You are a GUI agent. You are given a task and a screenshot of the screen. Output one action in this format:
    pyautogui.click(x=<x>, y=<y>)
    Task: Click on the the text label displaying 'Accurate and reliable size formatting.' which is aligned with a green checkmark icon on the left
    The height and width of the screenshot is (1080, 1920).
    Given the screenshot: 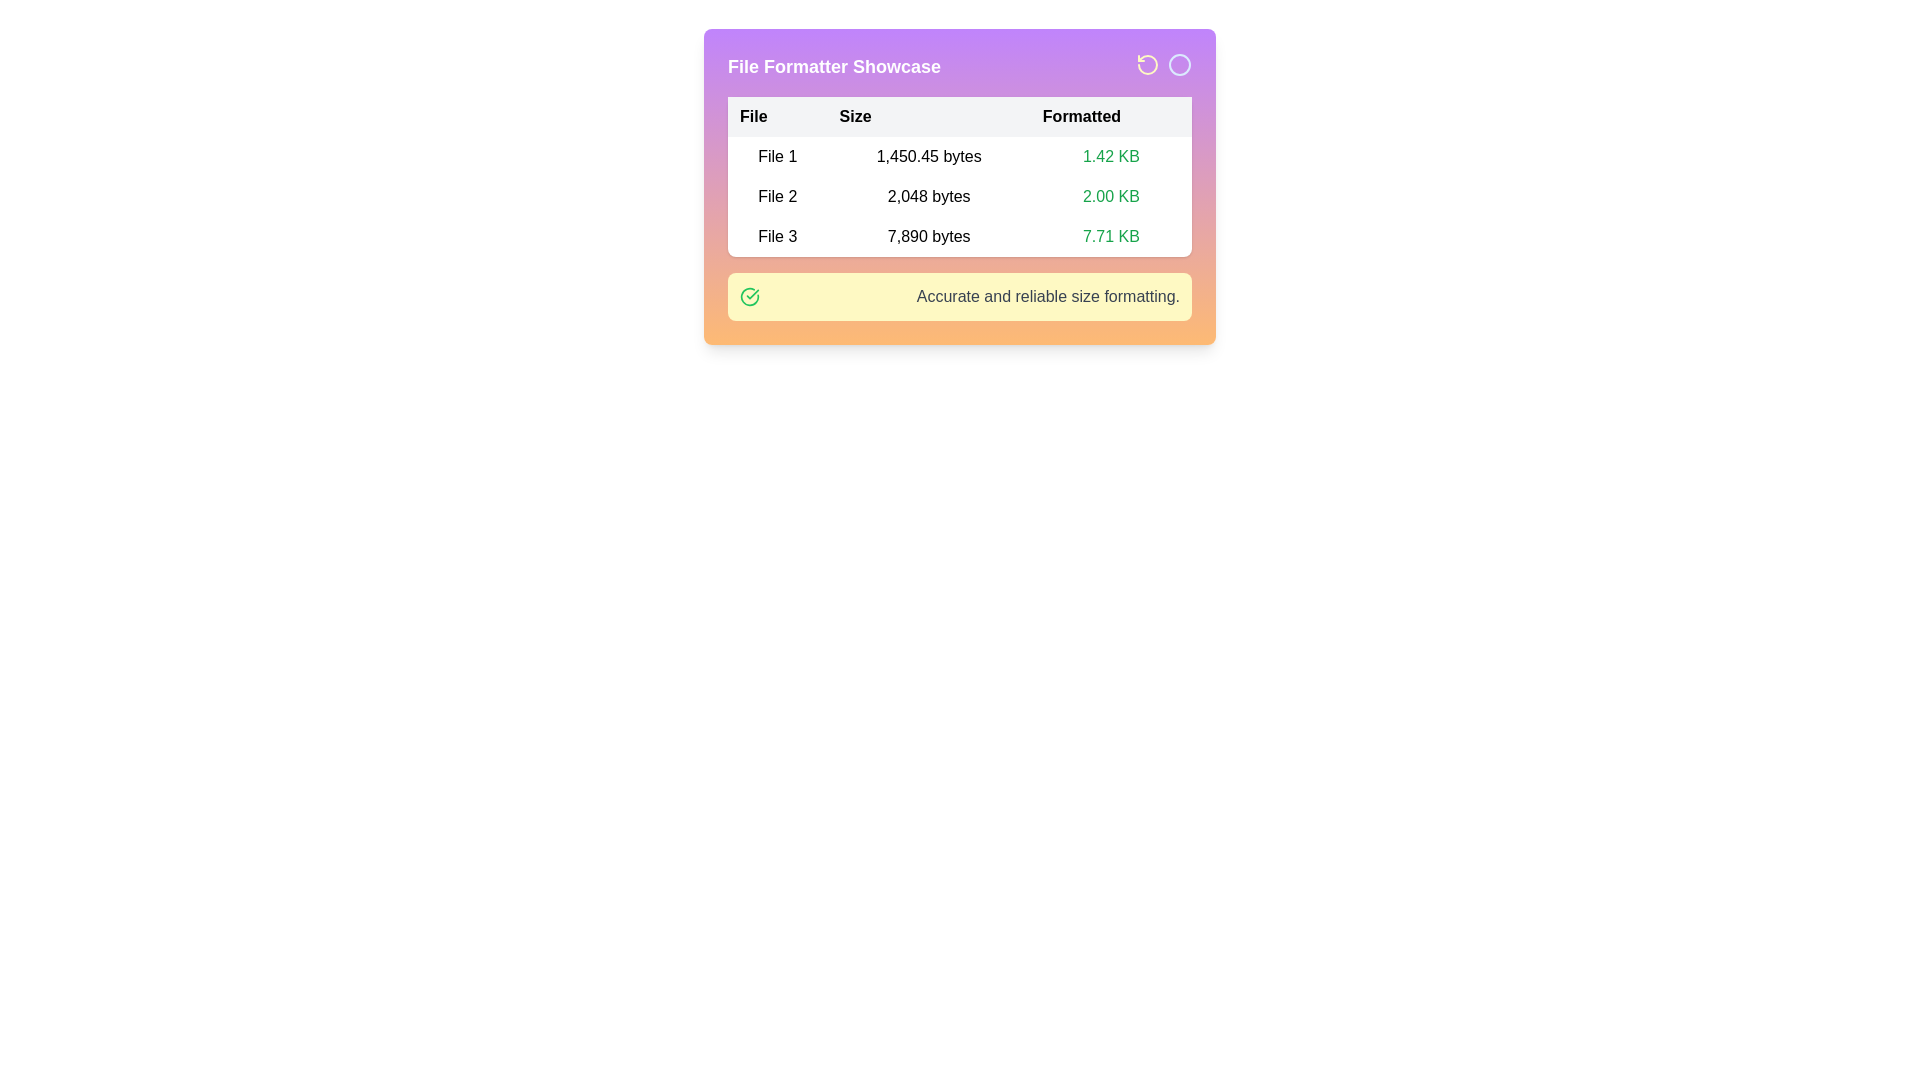 What is the action you would take?
    pyautogui.click(x=1047, y=297)
    